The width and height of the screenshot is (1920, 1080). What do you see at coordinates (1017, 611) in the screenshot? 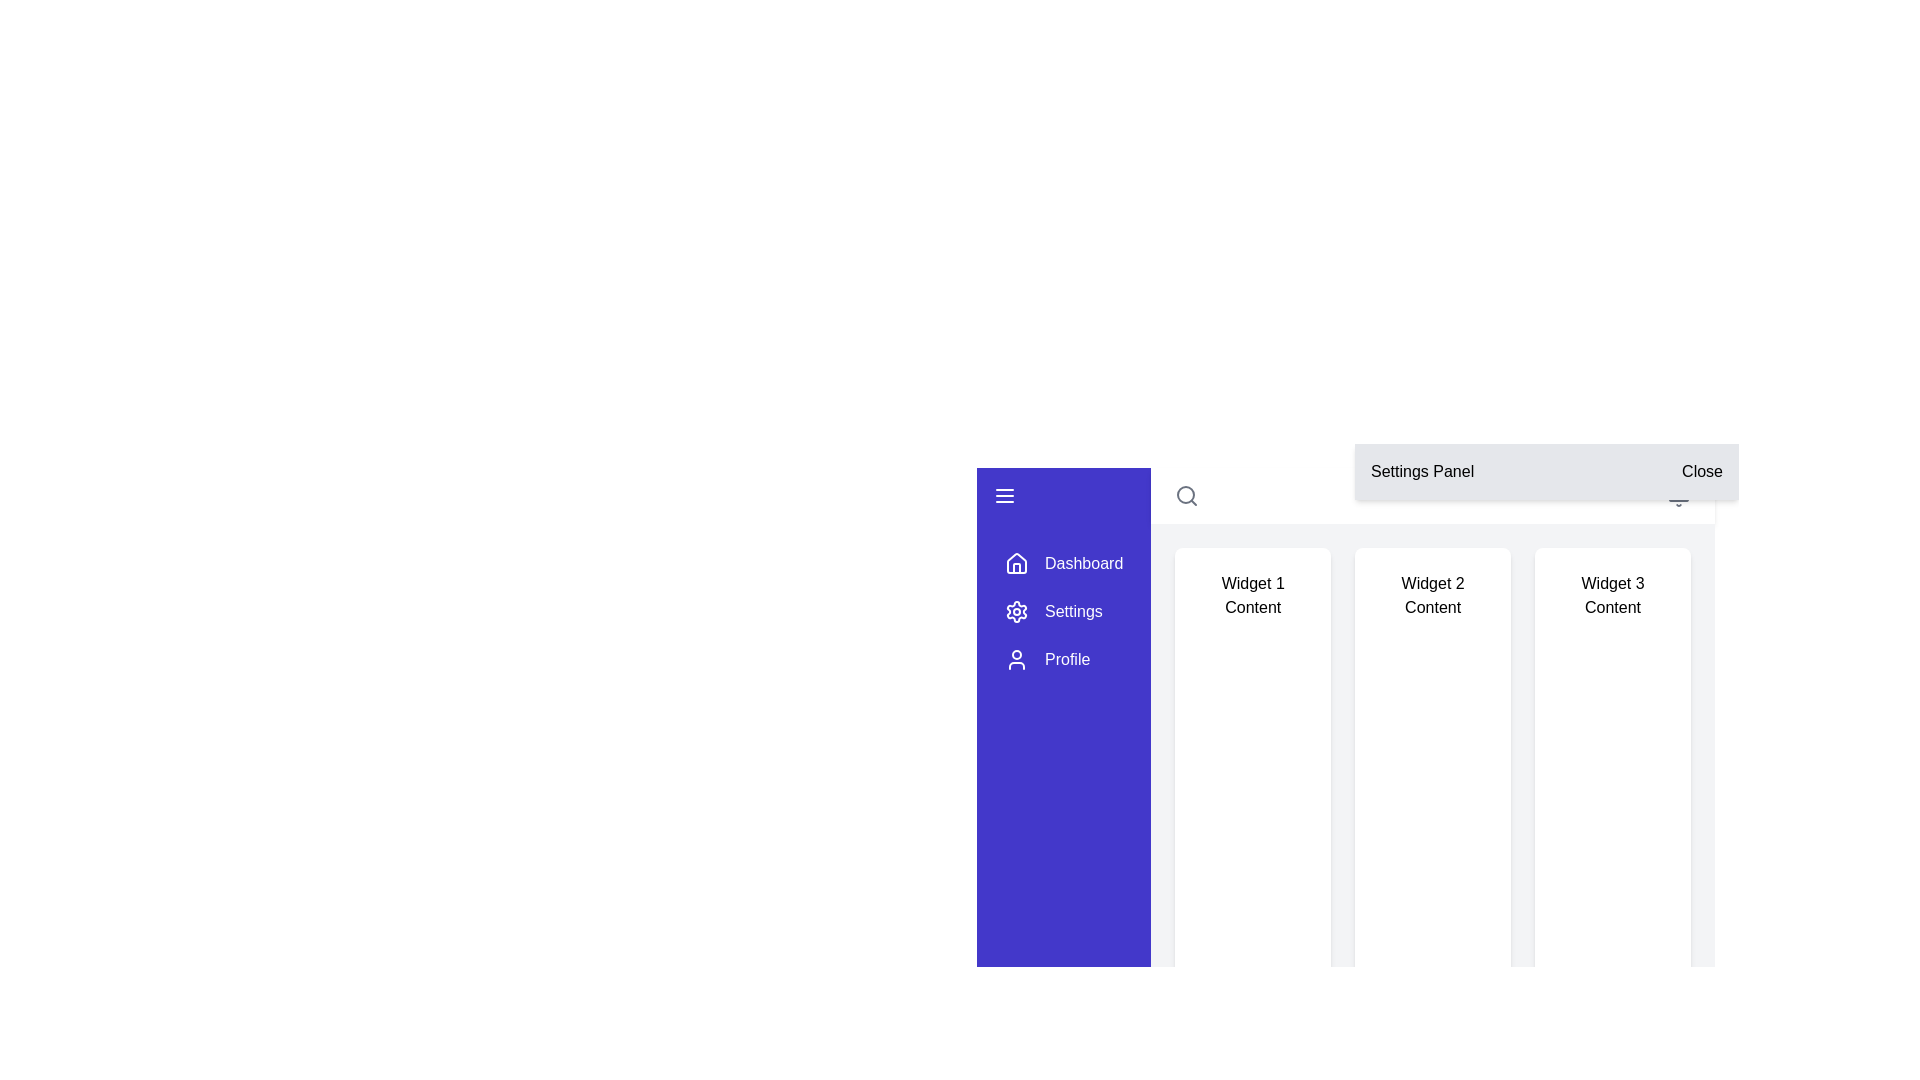
I see `the navigation icon for the 'Settings' section` at bounding box center [1017, 611].